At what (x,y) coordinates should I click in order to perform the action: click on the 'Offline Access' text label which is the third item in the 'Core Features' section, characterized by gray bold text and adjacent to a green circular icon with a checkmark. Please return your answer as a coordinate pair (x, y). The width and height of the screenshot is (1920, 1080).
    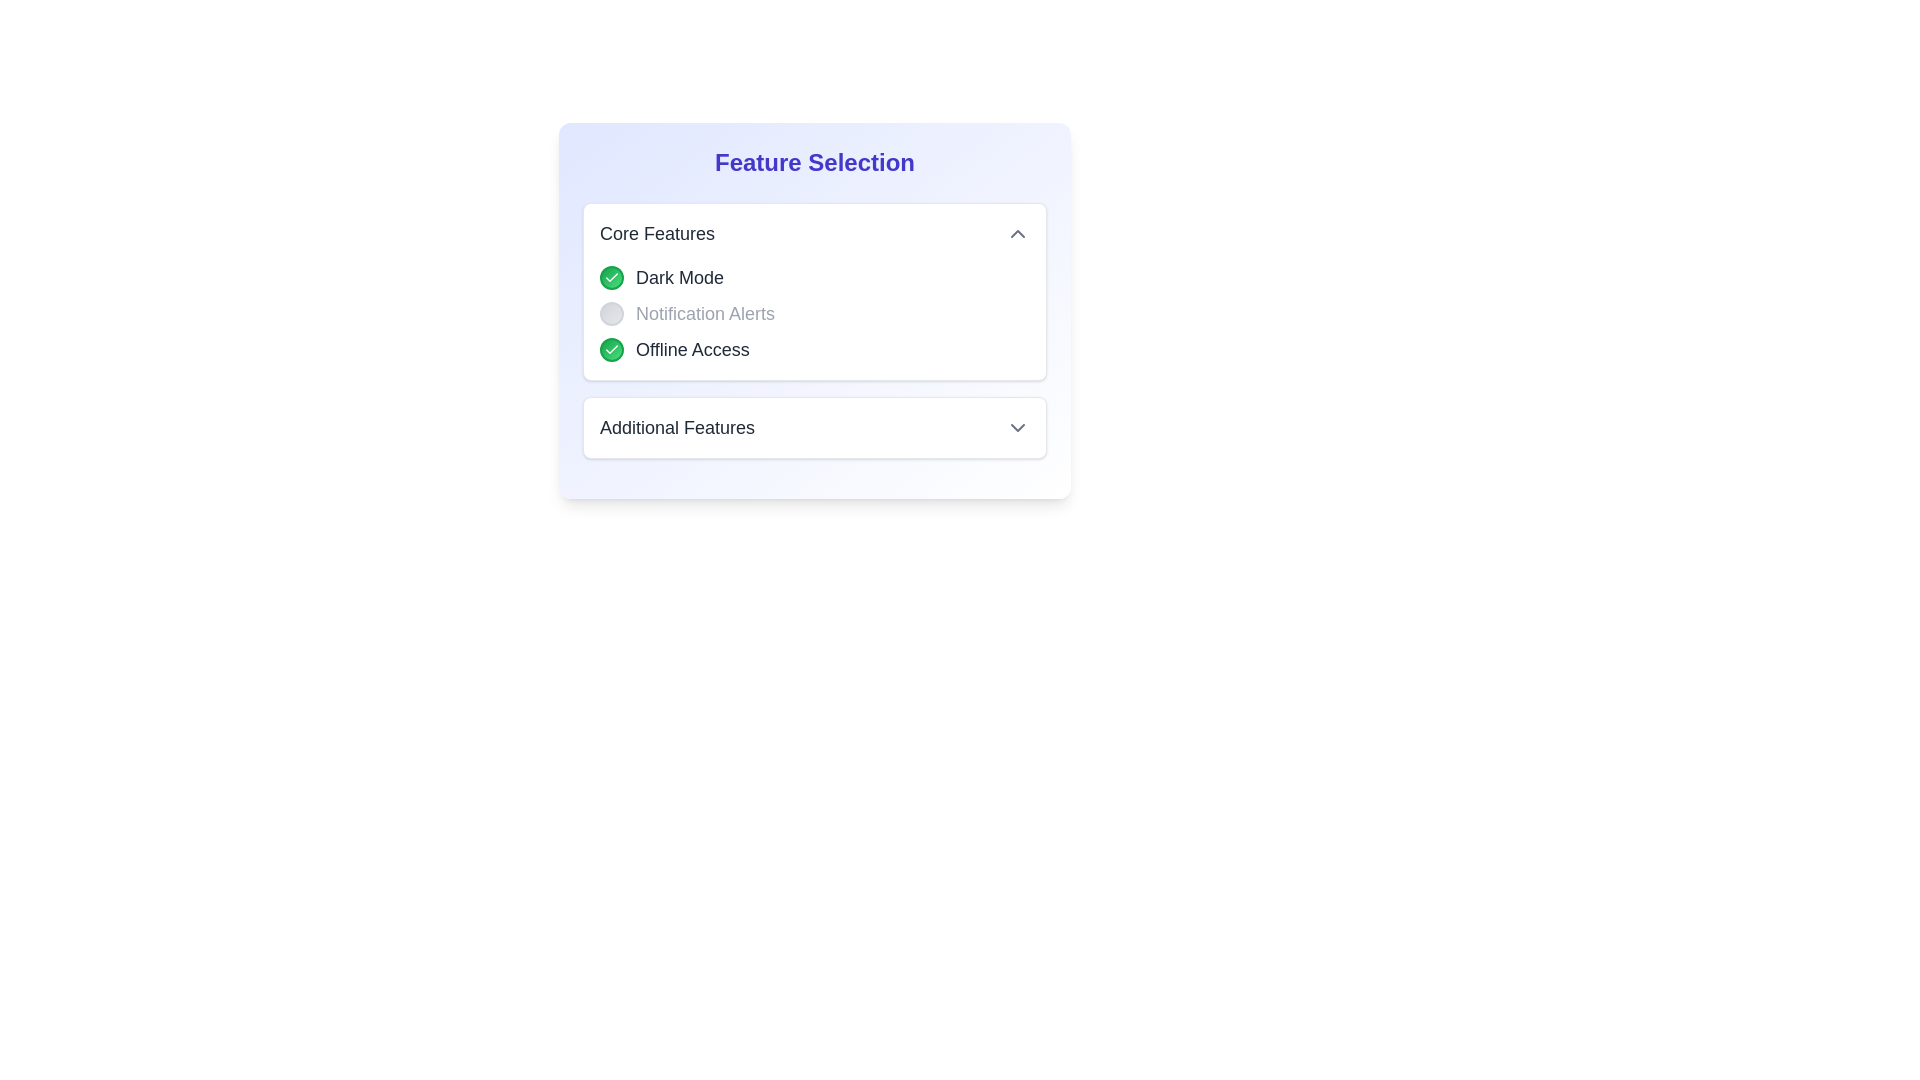
    Looking at the image, I should click on (692, 349).